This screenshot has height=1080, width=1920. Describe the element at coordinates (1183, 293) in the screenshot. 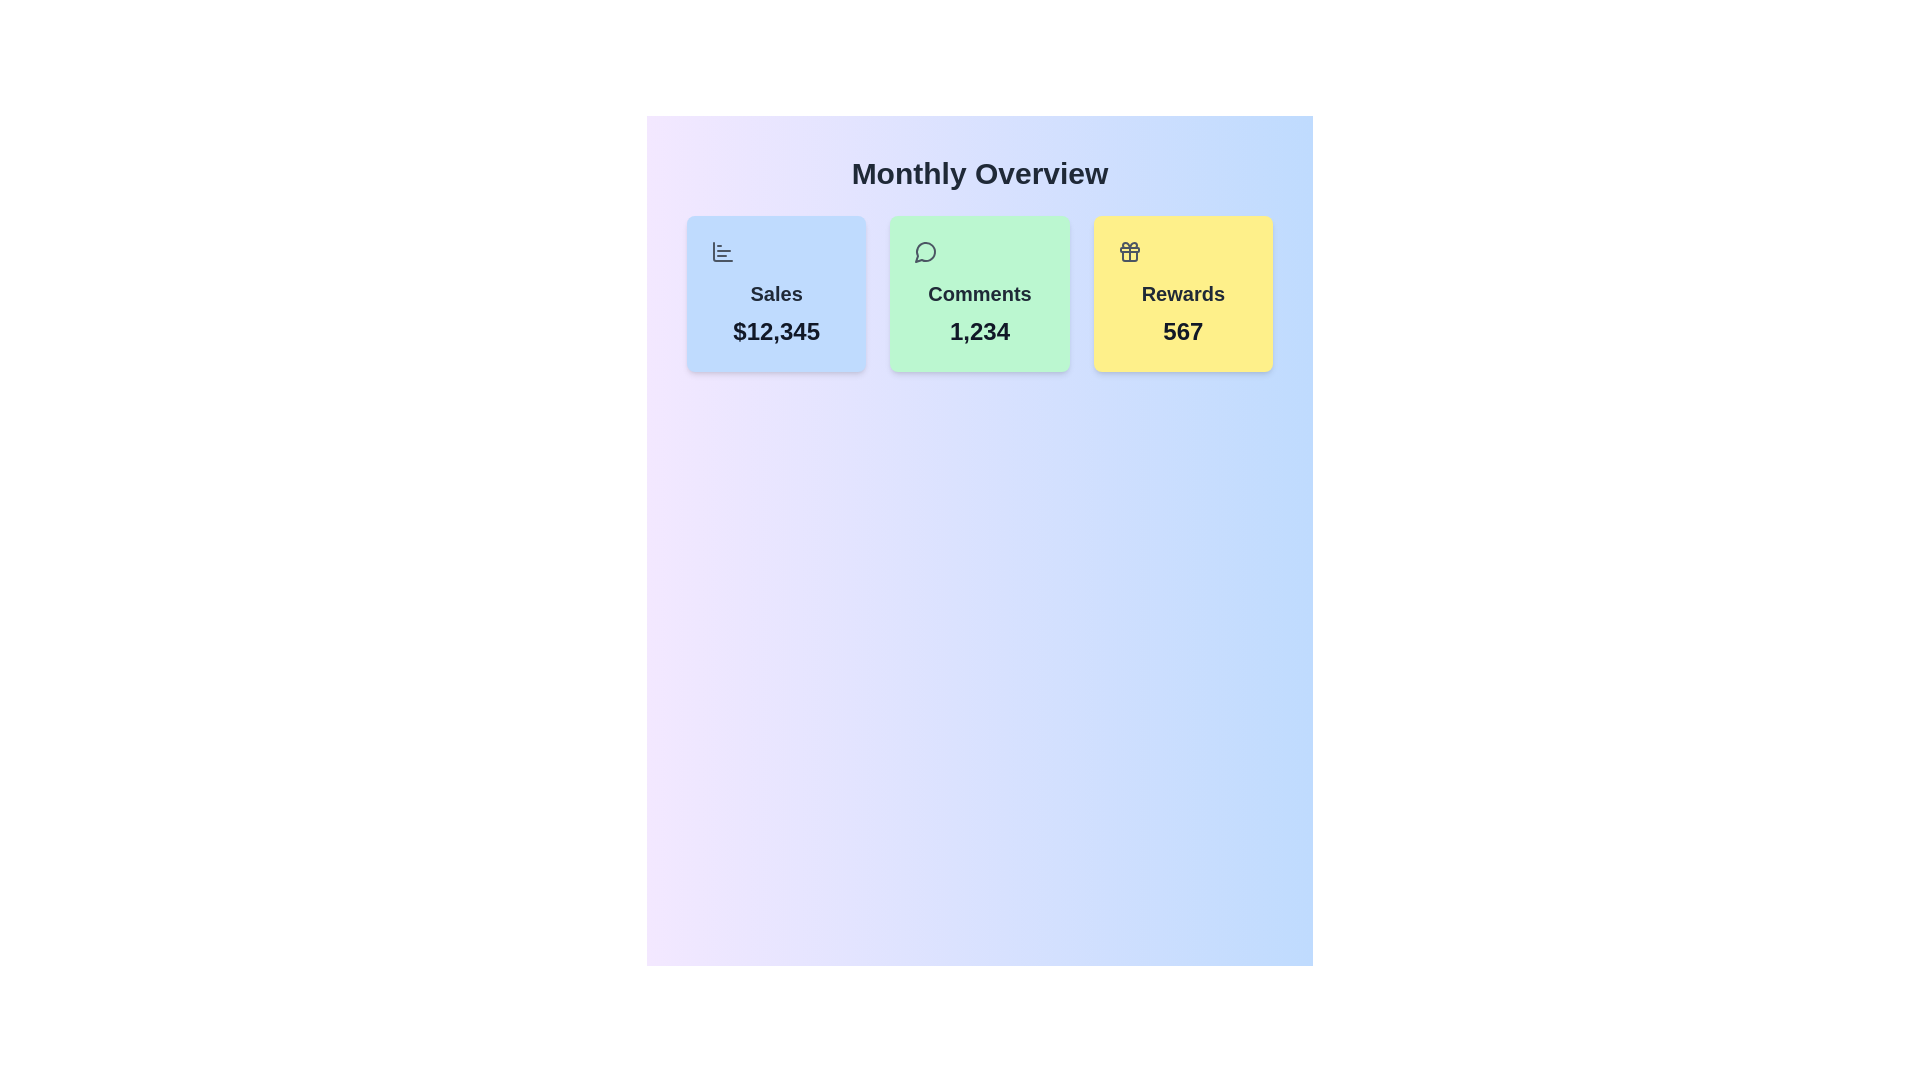

I see `the header label in the 'Rewards' section, which is centrally positioned in the rightmost yellow card under the 'Monthly Overview' heading` at that location.